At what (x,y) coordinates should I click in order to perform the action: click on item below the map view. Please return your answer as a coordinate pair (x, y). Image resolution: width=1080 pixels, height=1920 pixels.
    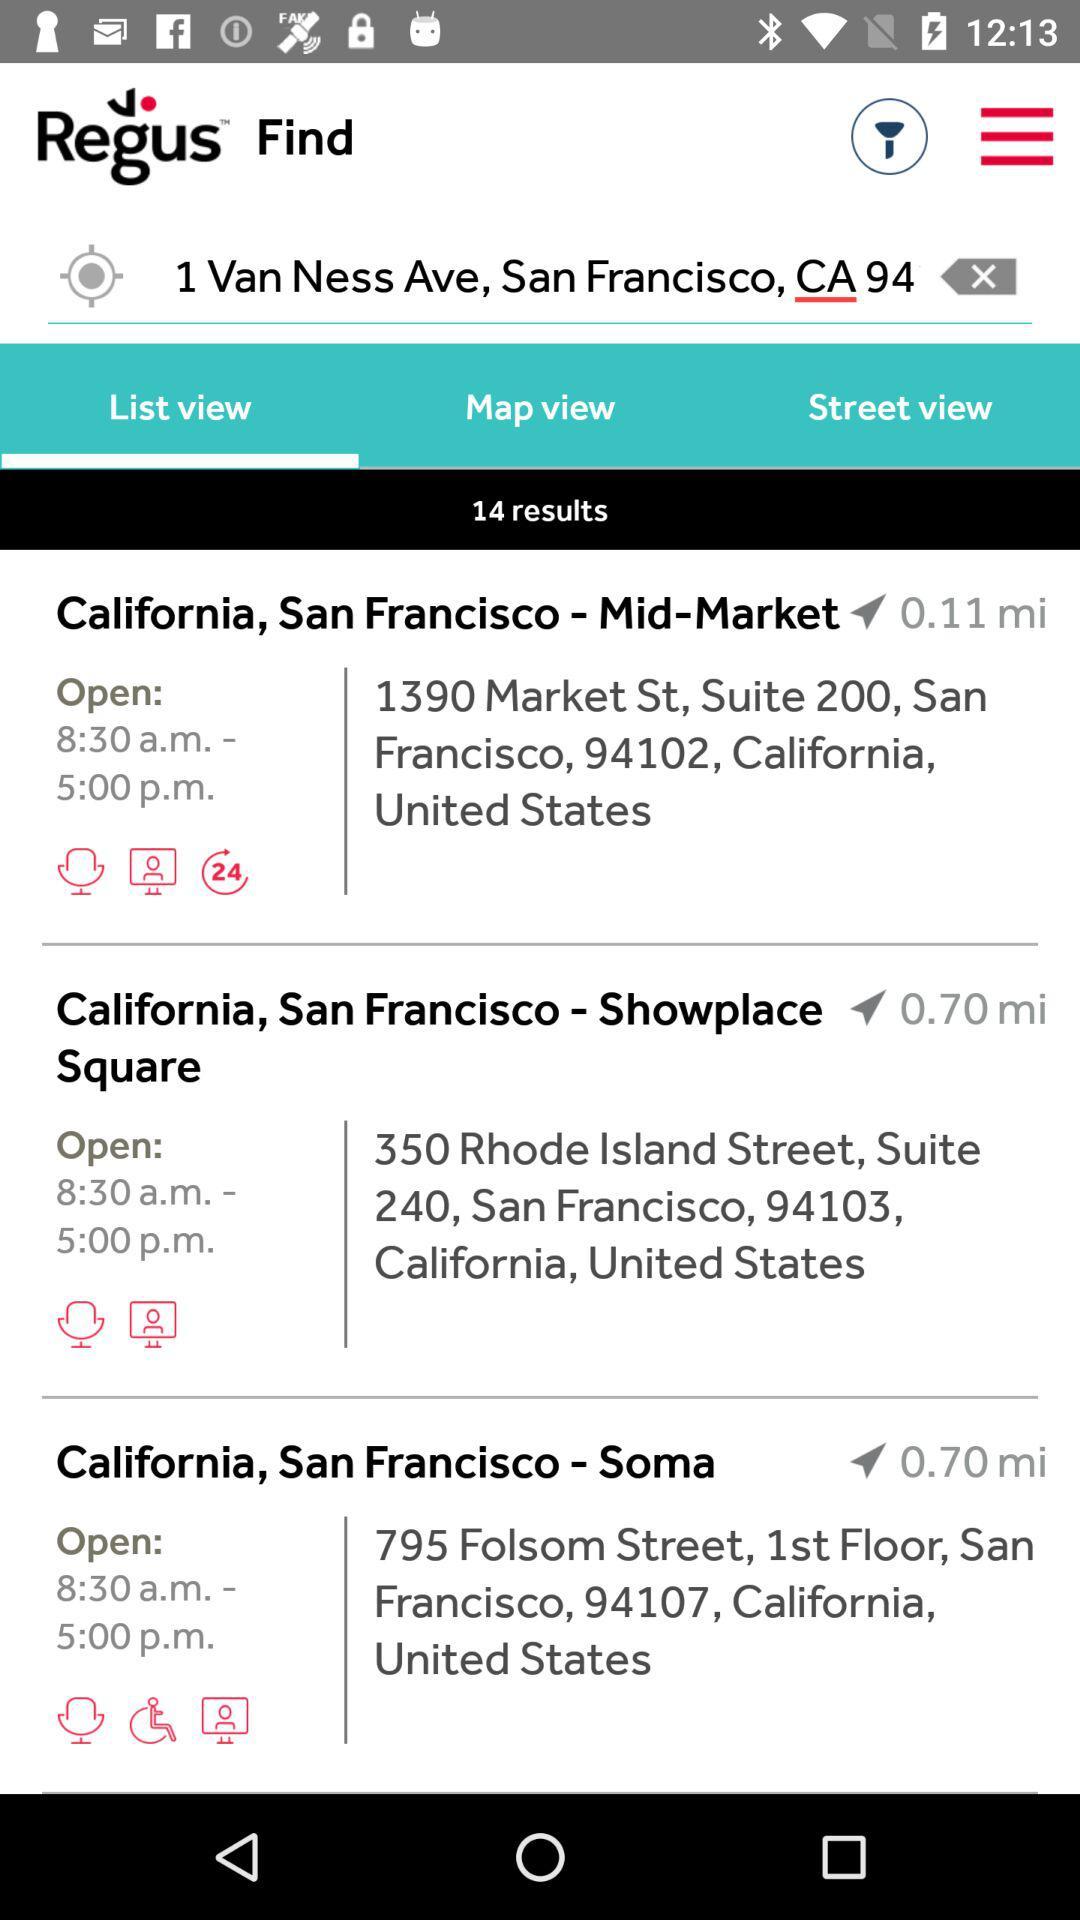
    Looking at the image, I should click on (538, 509).